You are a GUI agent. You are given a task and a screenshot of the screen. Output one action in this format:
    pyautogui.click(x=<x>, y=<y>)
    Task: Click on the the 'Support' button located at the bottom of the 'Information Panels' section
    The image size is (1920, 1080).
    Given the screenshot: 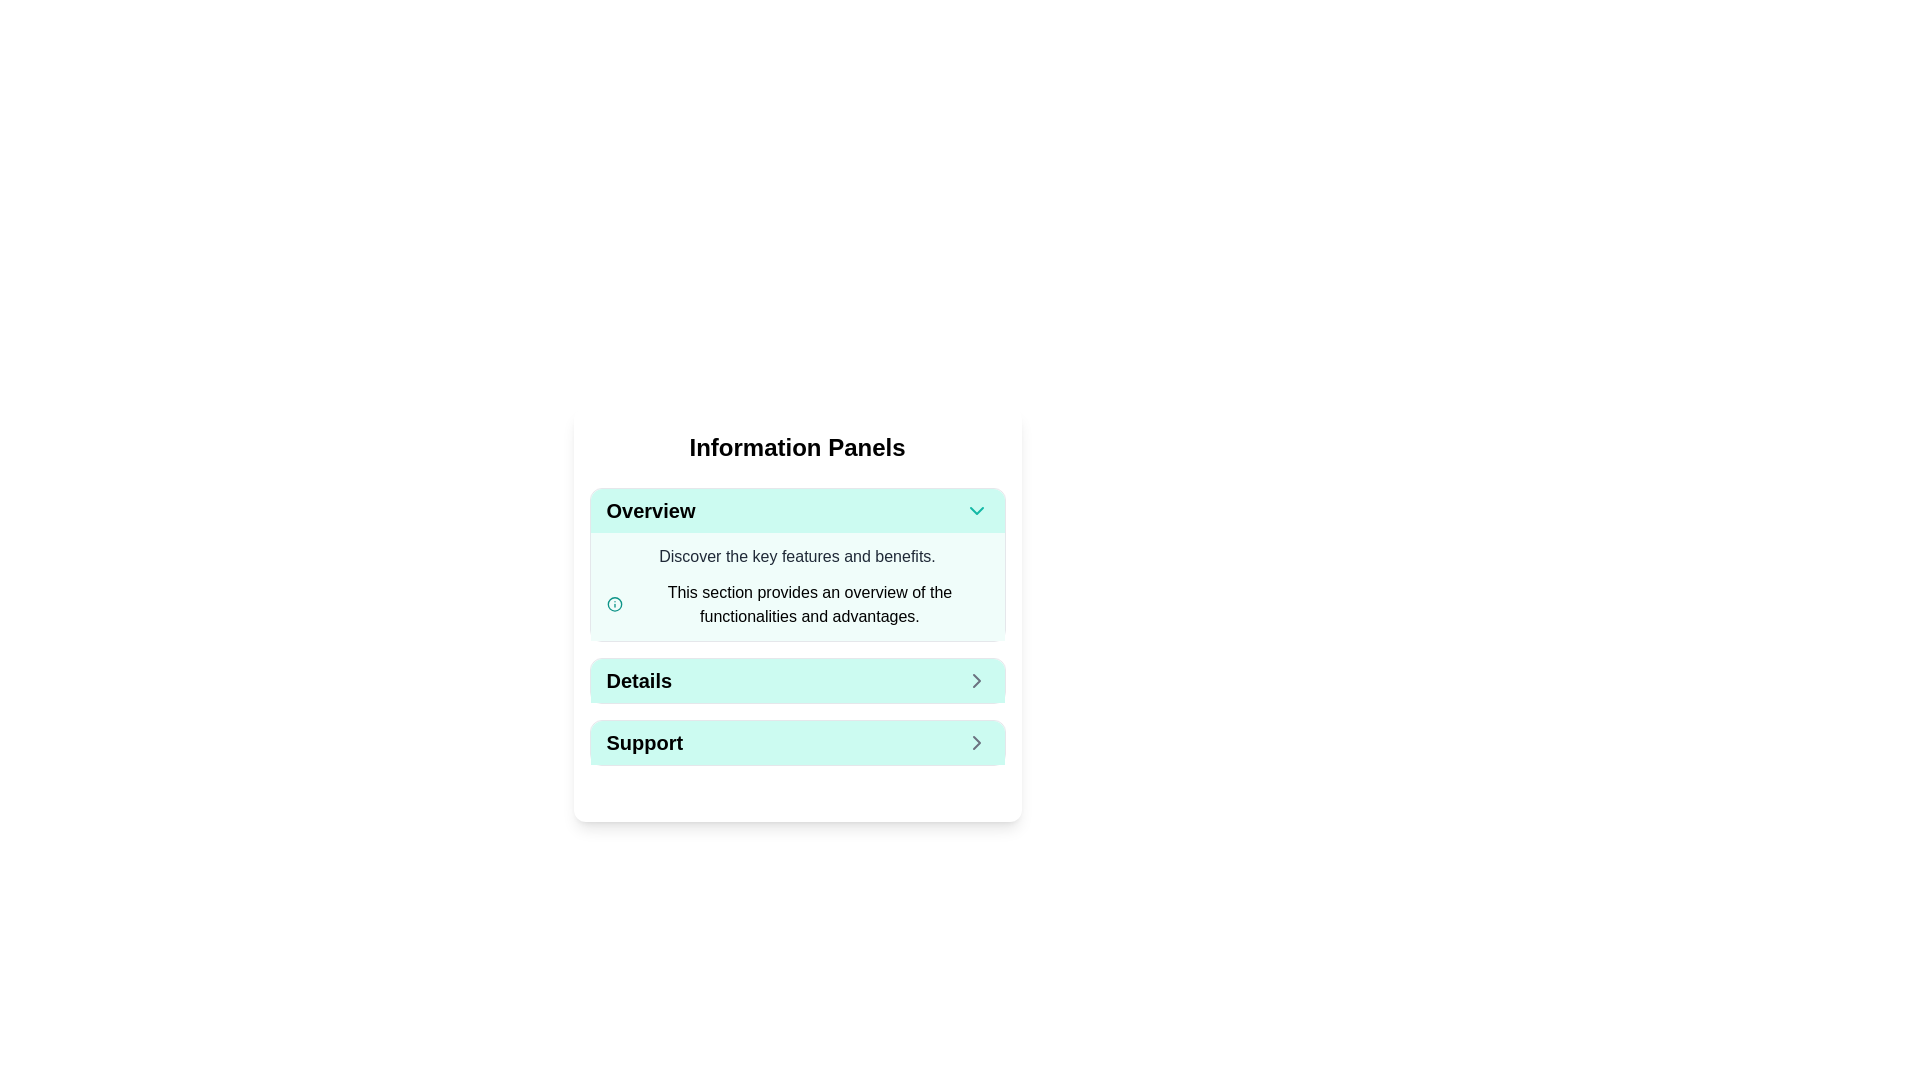 What is the action you would take?
    pyautogui.click(x=796, y=743)
    